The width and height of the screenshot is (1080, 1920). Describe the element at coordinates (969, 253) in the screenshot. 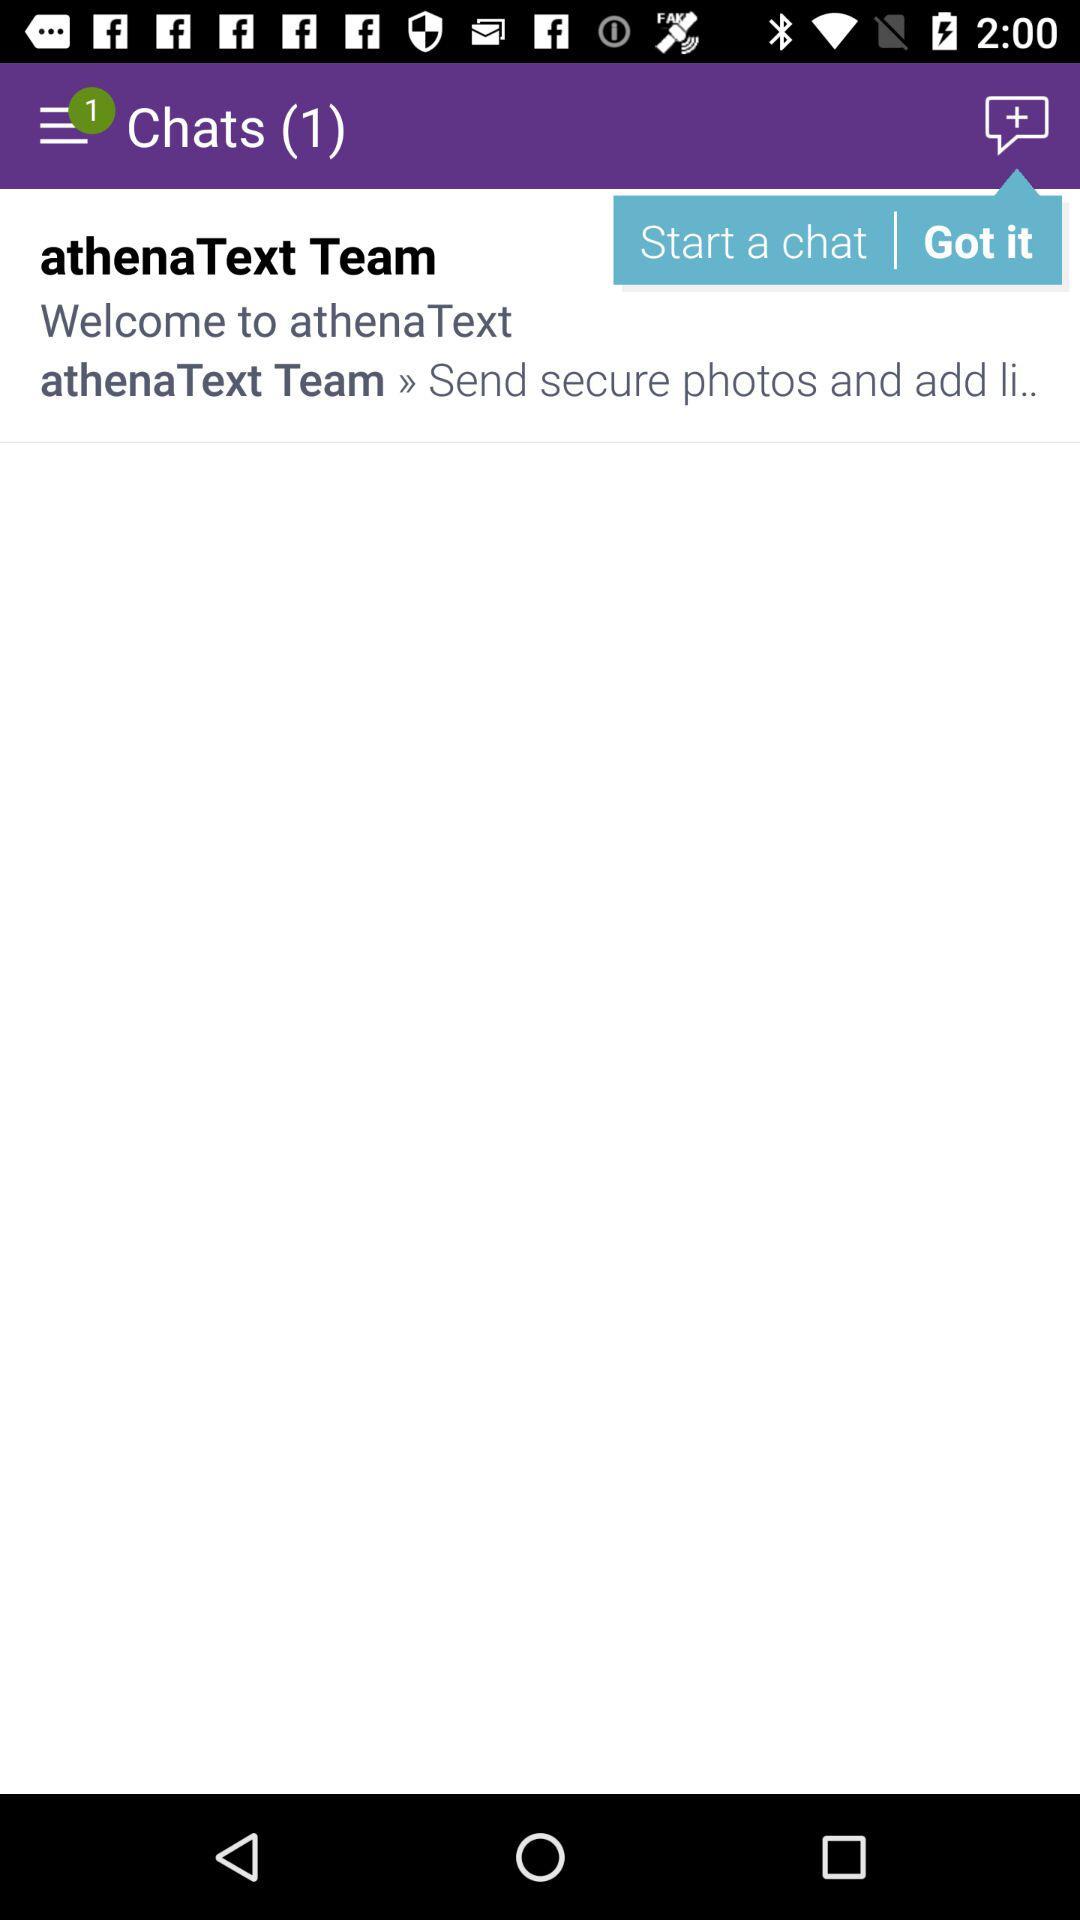

I see `1:59 am item` at that location.